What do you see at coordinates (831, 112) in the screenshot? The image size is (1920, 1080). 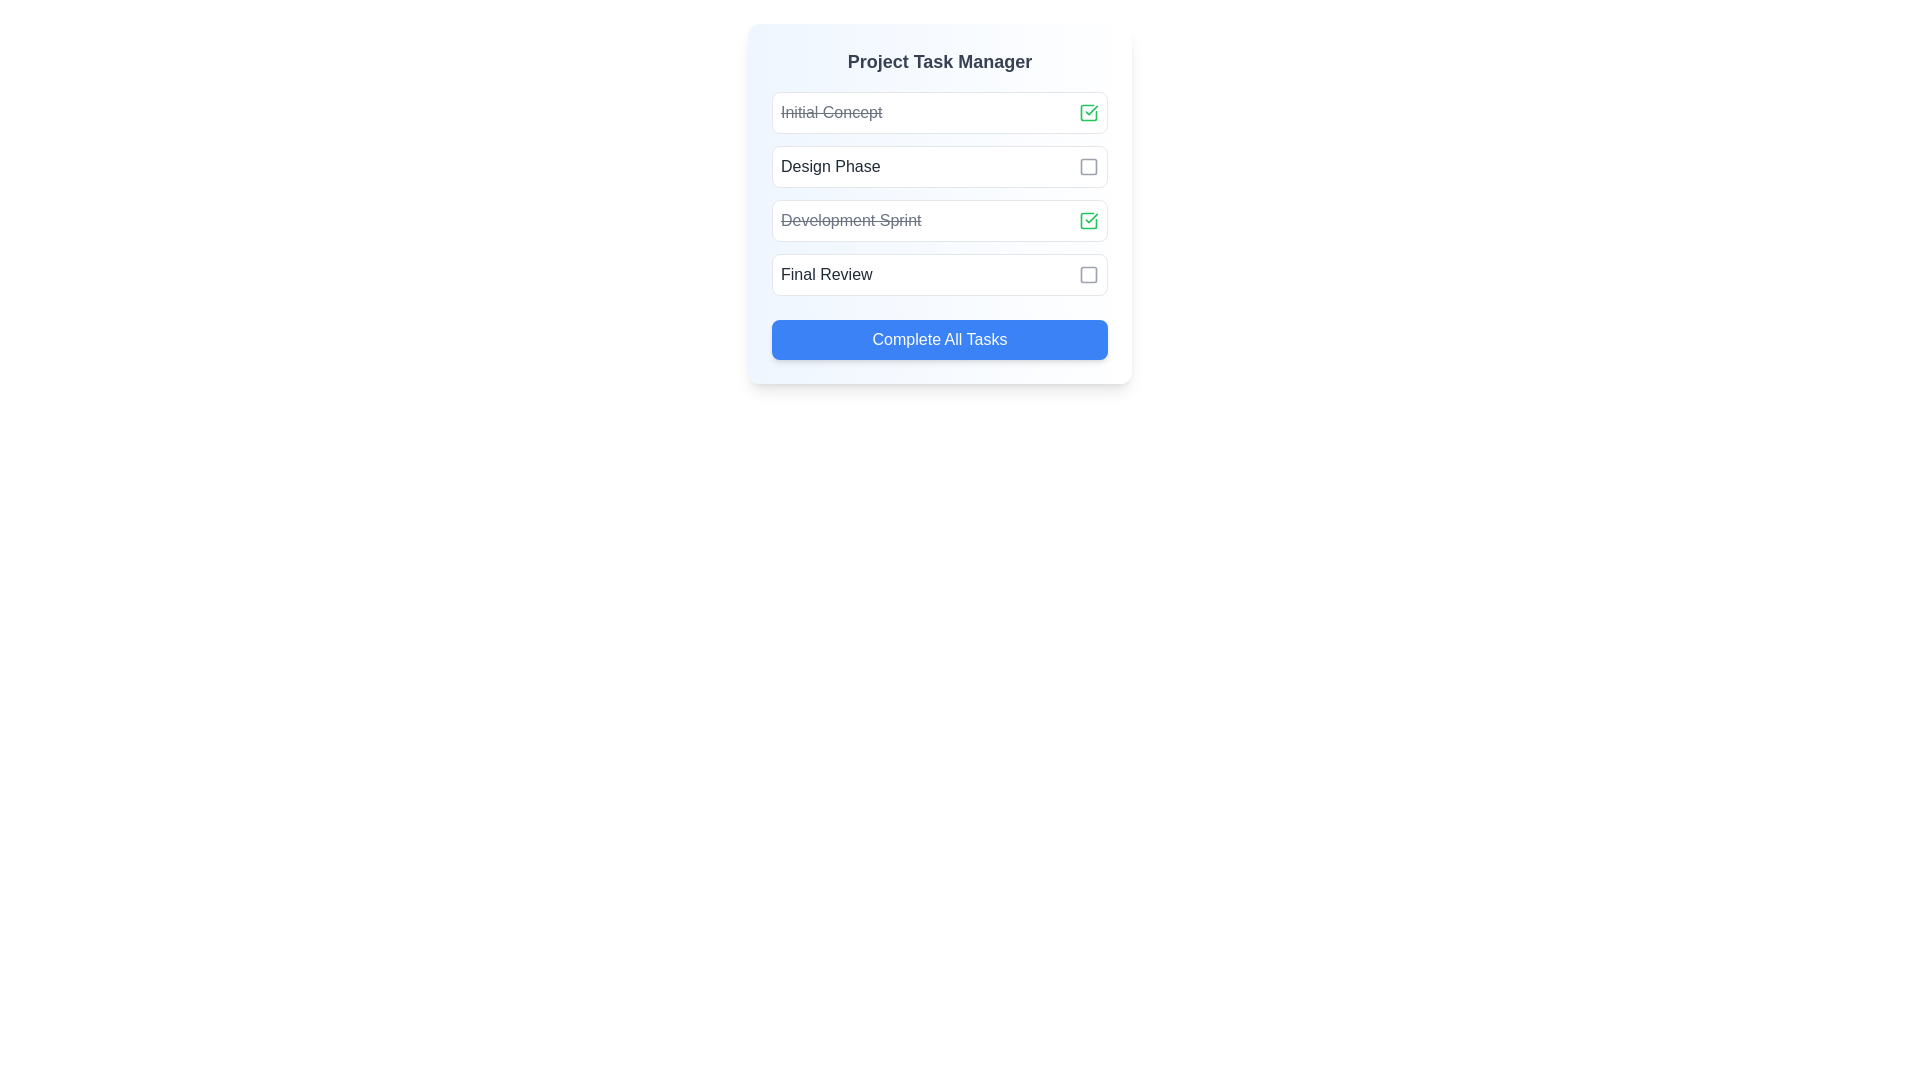 I see `the text display labeled 'Initial Concept' which has a gray strikethrough font, located in the first row of the 'Project Task Manager' list` at bounding box center [831, 112].